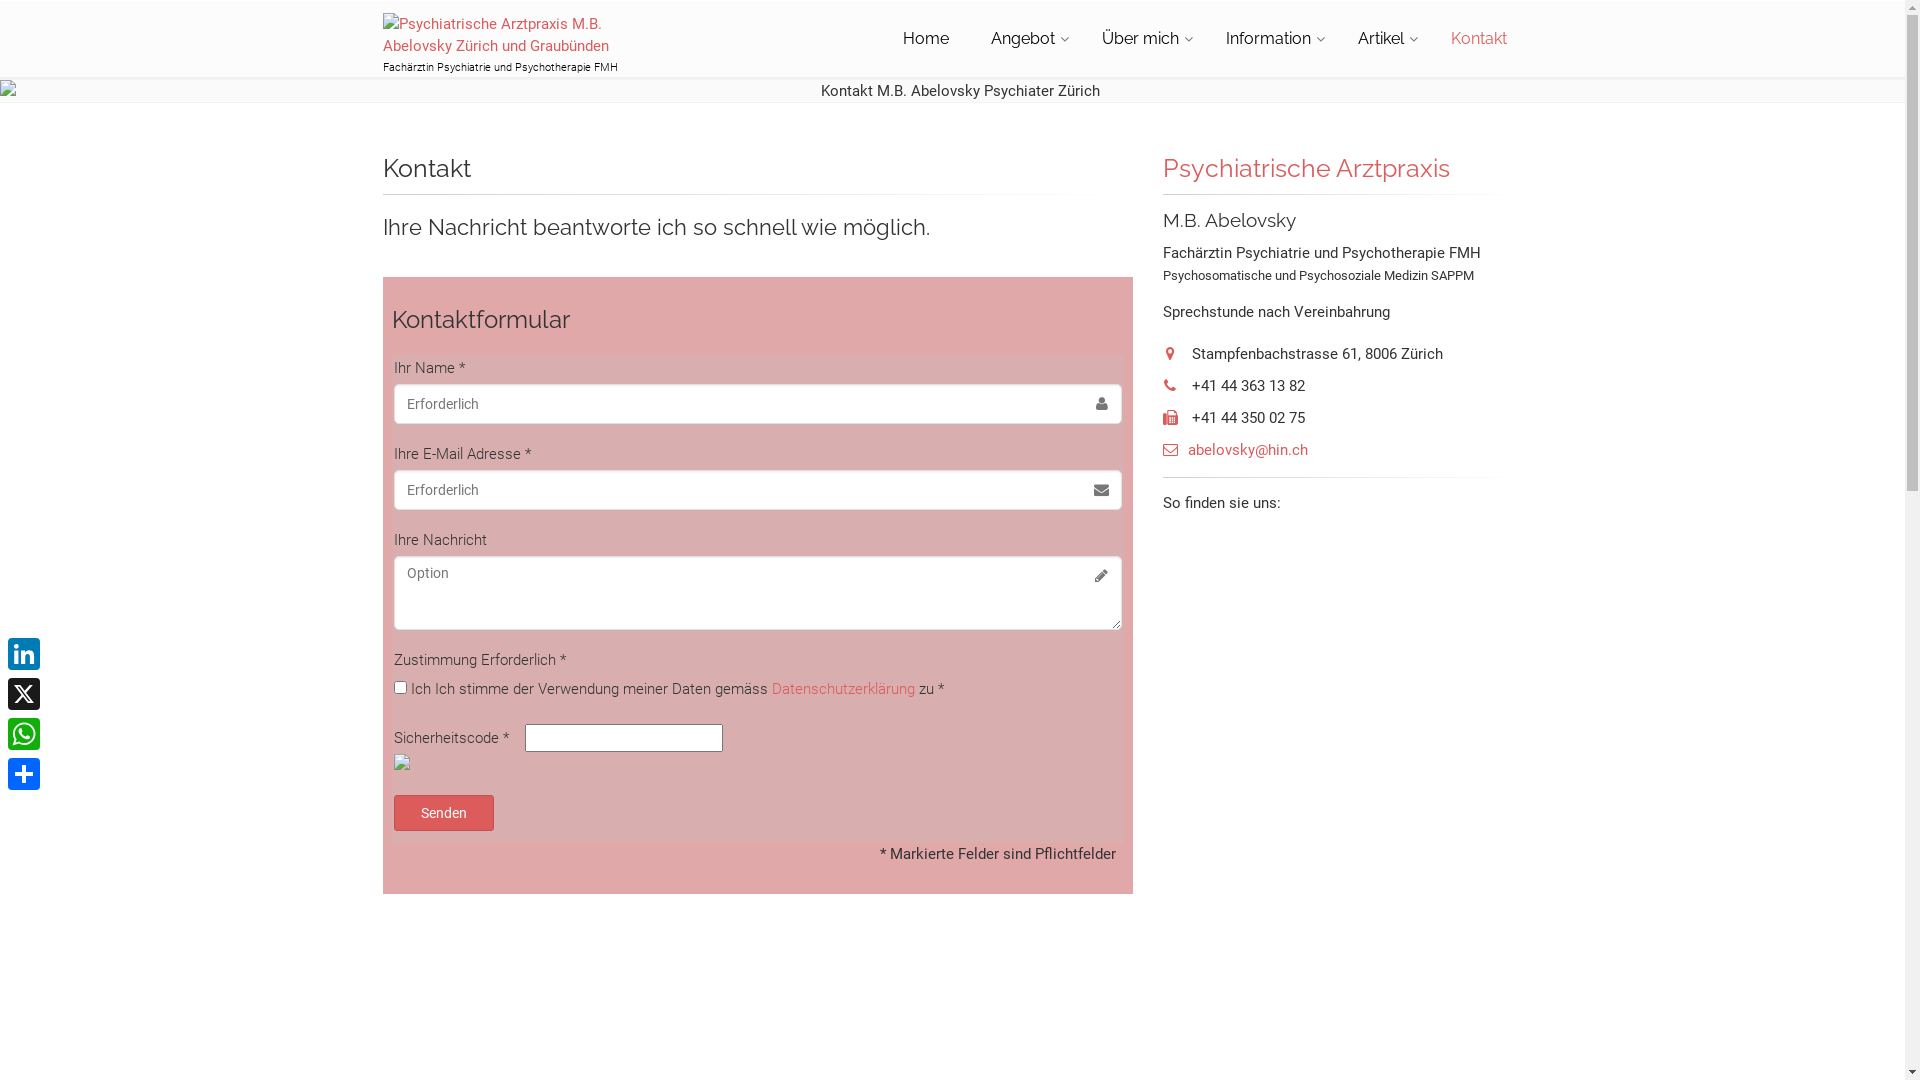  Describe the element at coordinates (1382, 38) in the screenshot. I see `'Artikel'` at that location.